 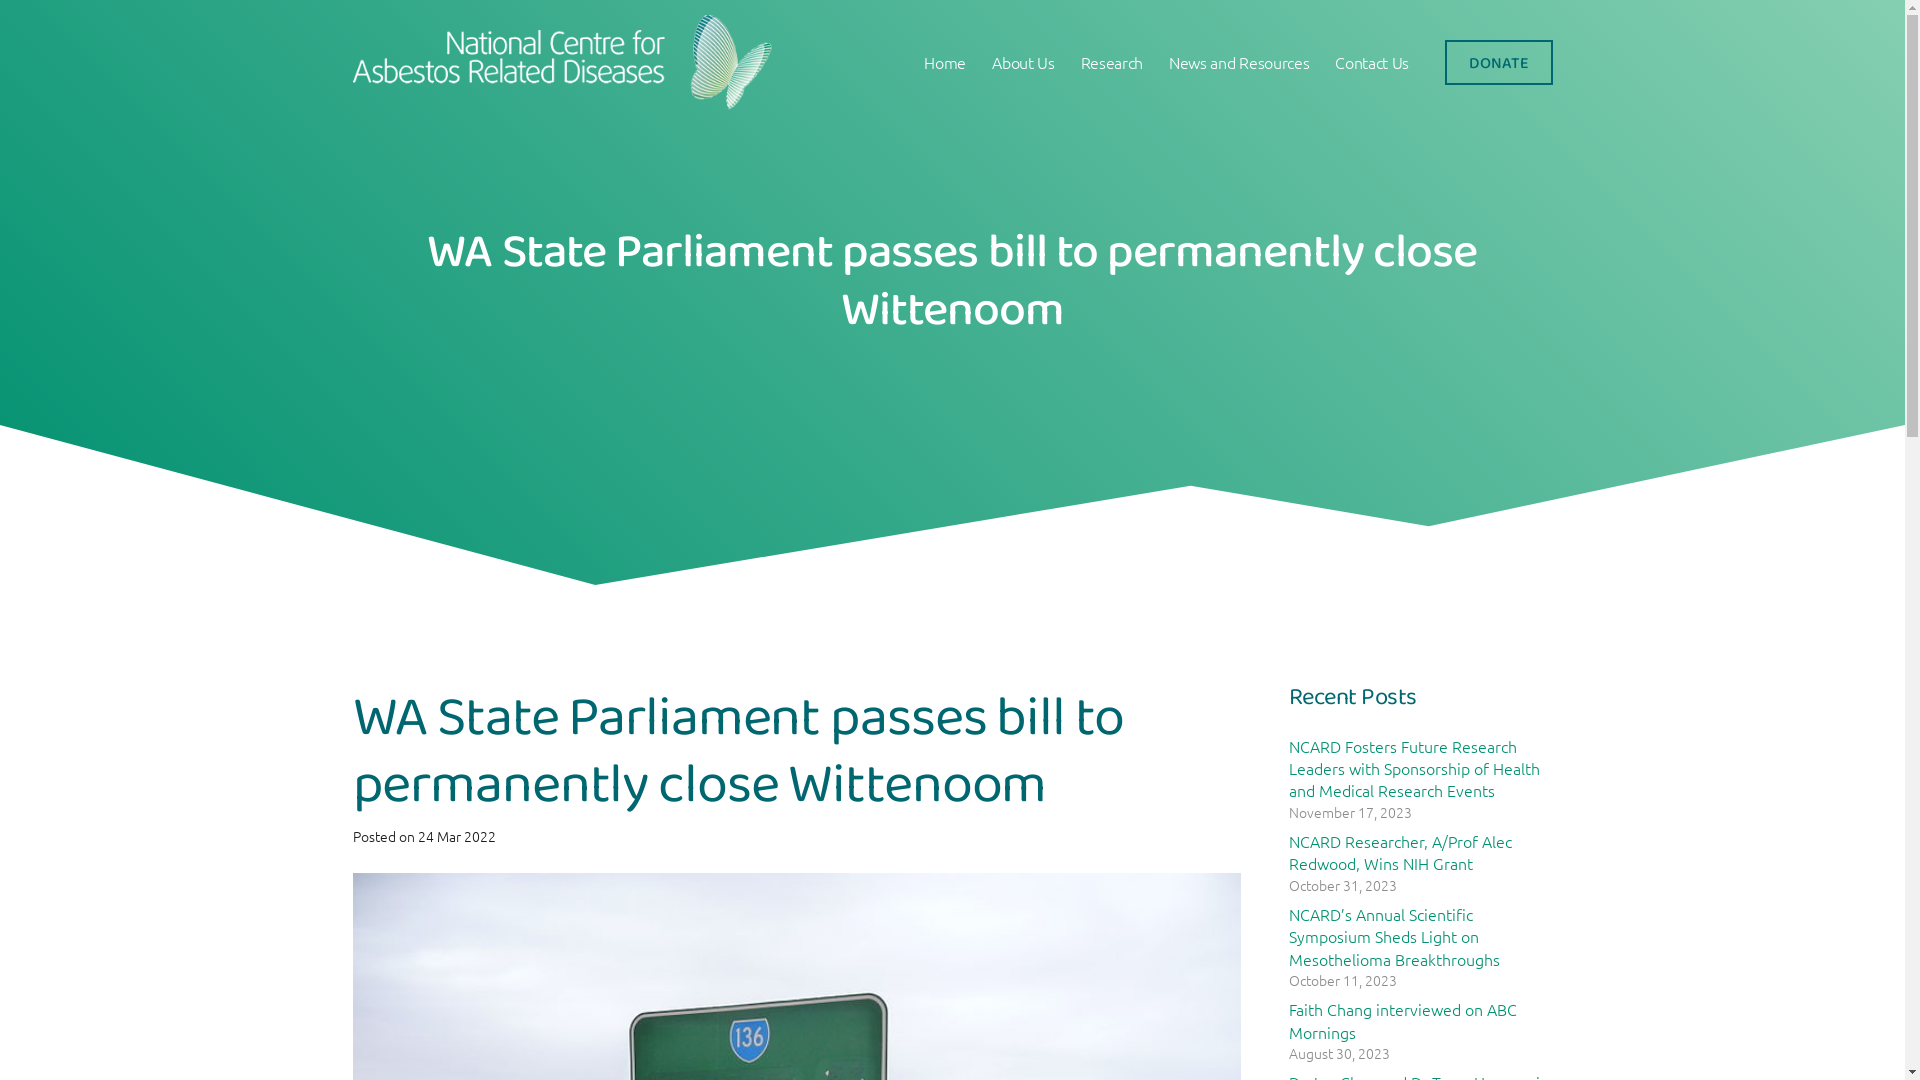 What do you see at coordinates (1237, 61) in the screenshot?
I see `'News and Resources'` at bounding box center [1237, 61].